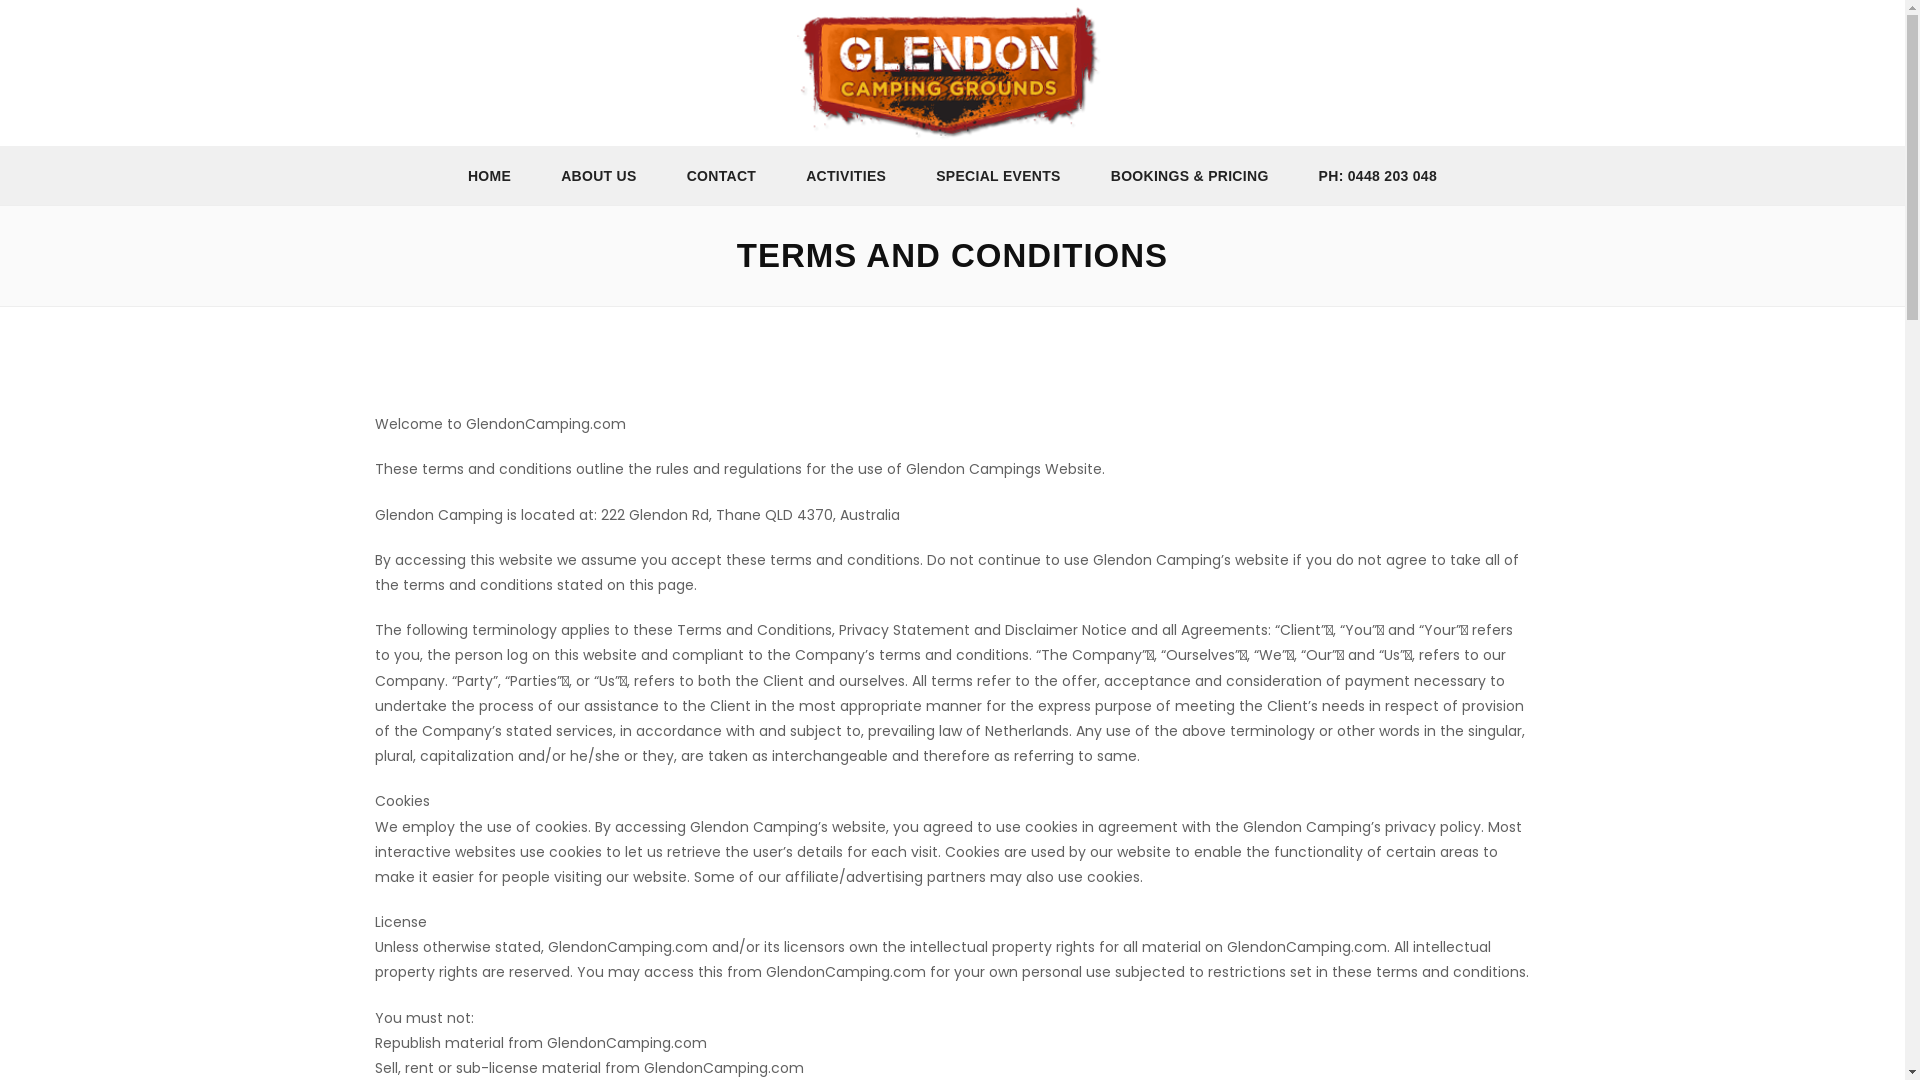  What do you see at coordinates (489, 174) in the screenshot?
I see `'HOME'` at bounding box center [489, 174].